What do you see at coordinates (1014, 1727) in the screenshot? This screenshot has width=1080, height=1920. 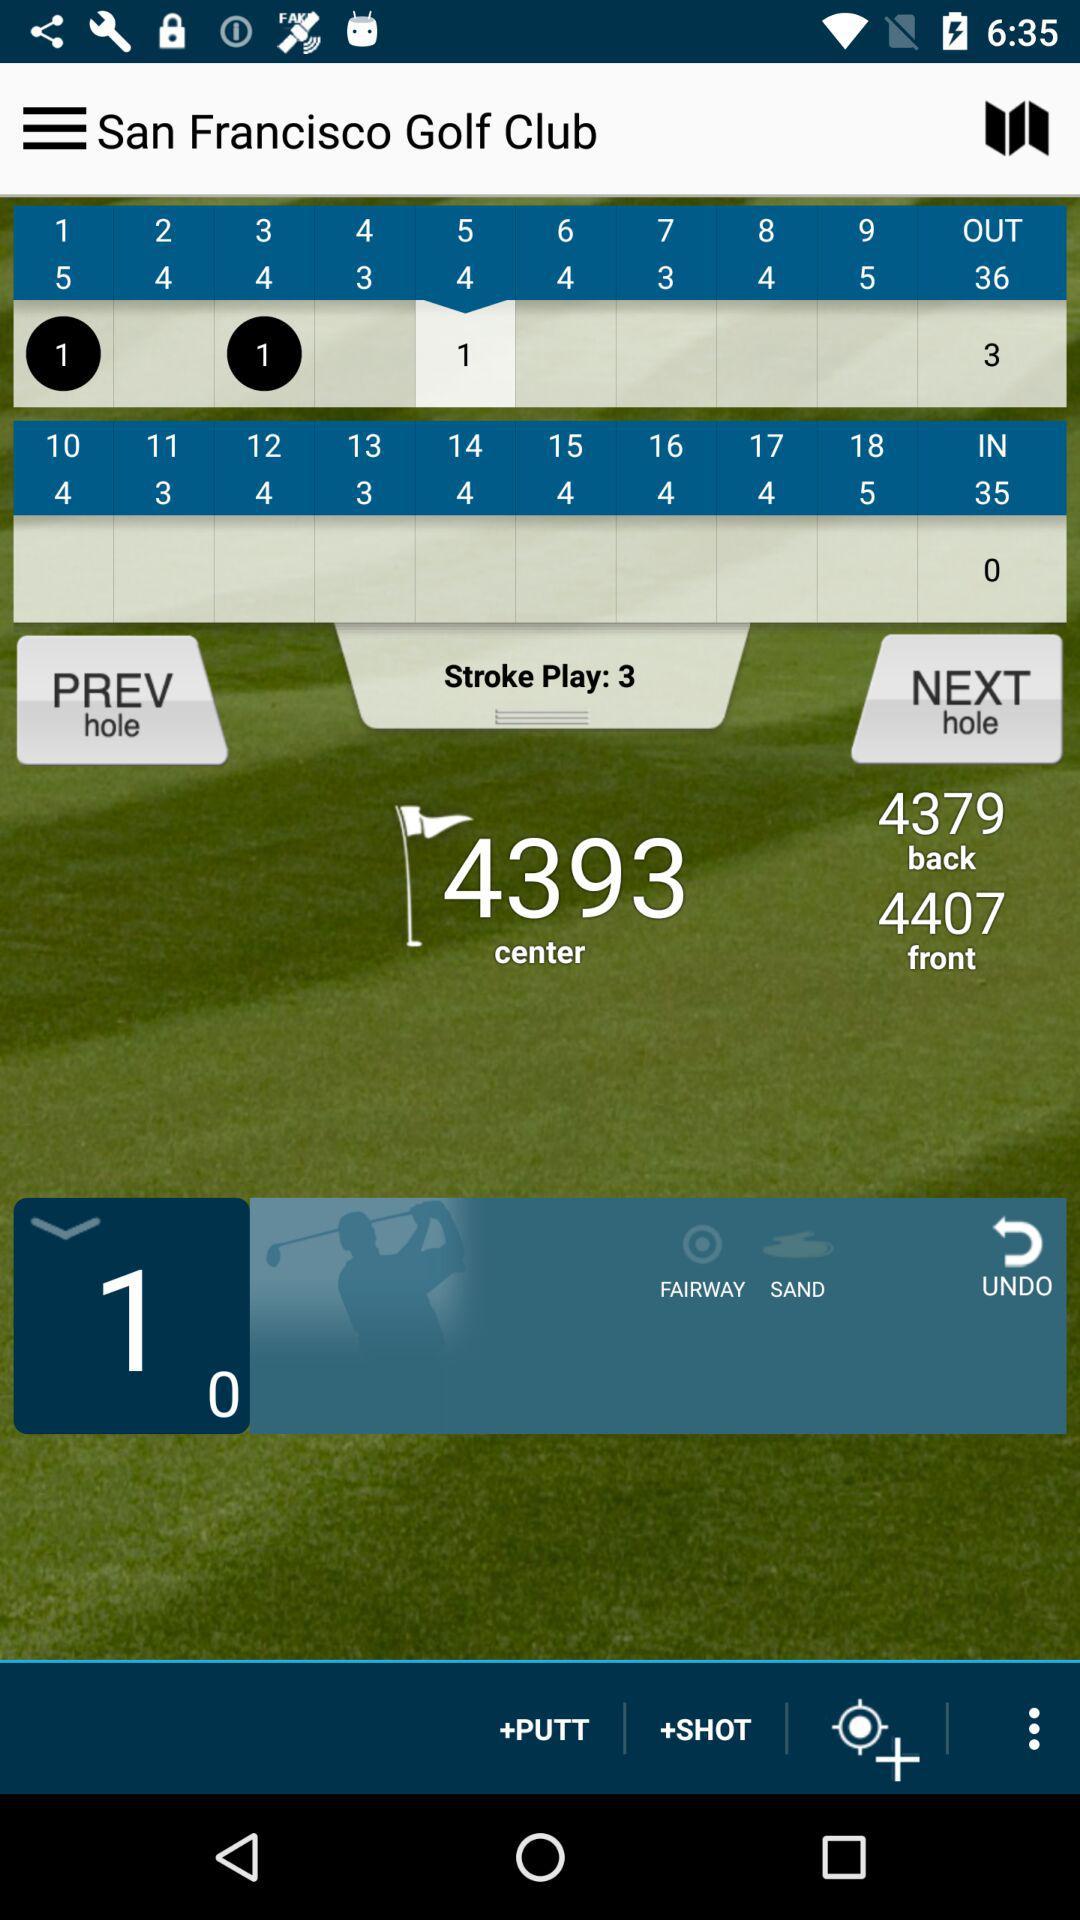 I see `more options` at bounding box center [1014, 1727].